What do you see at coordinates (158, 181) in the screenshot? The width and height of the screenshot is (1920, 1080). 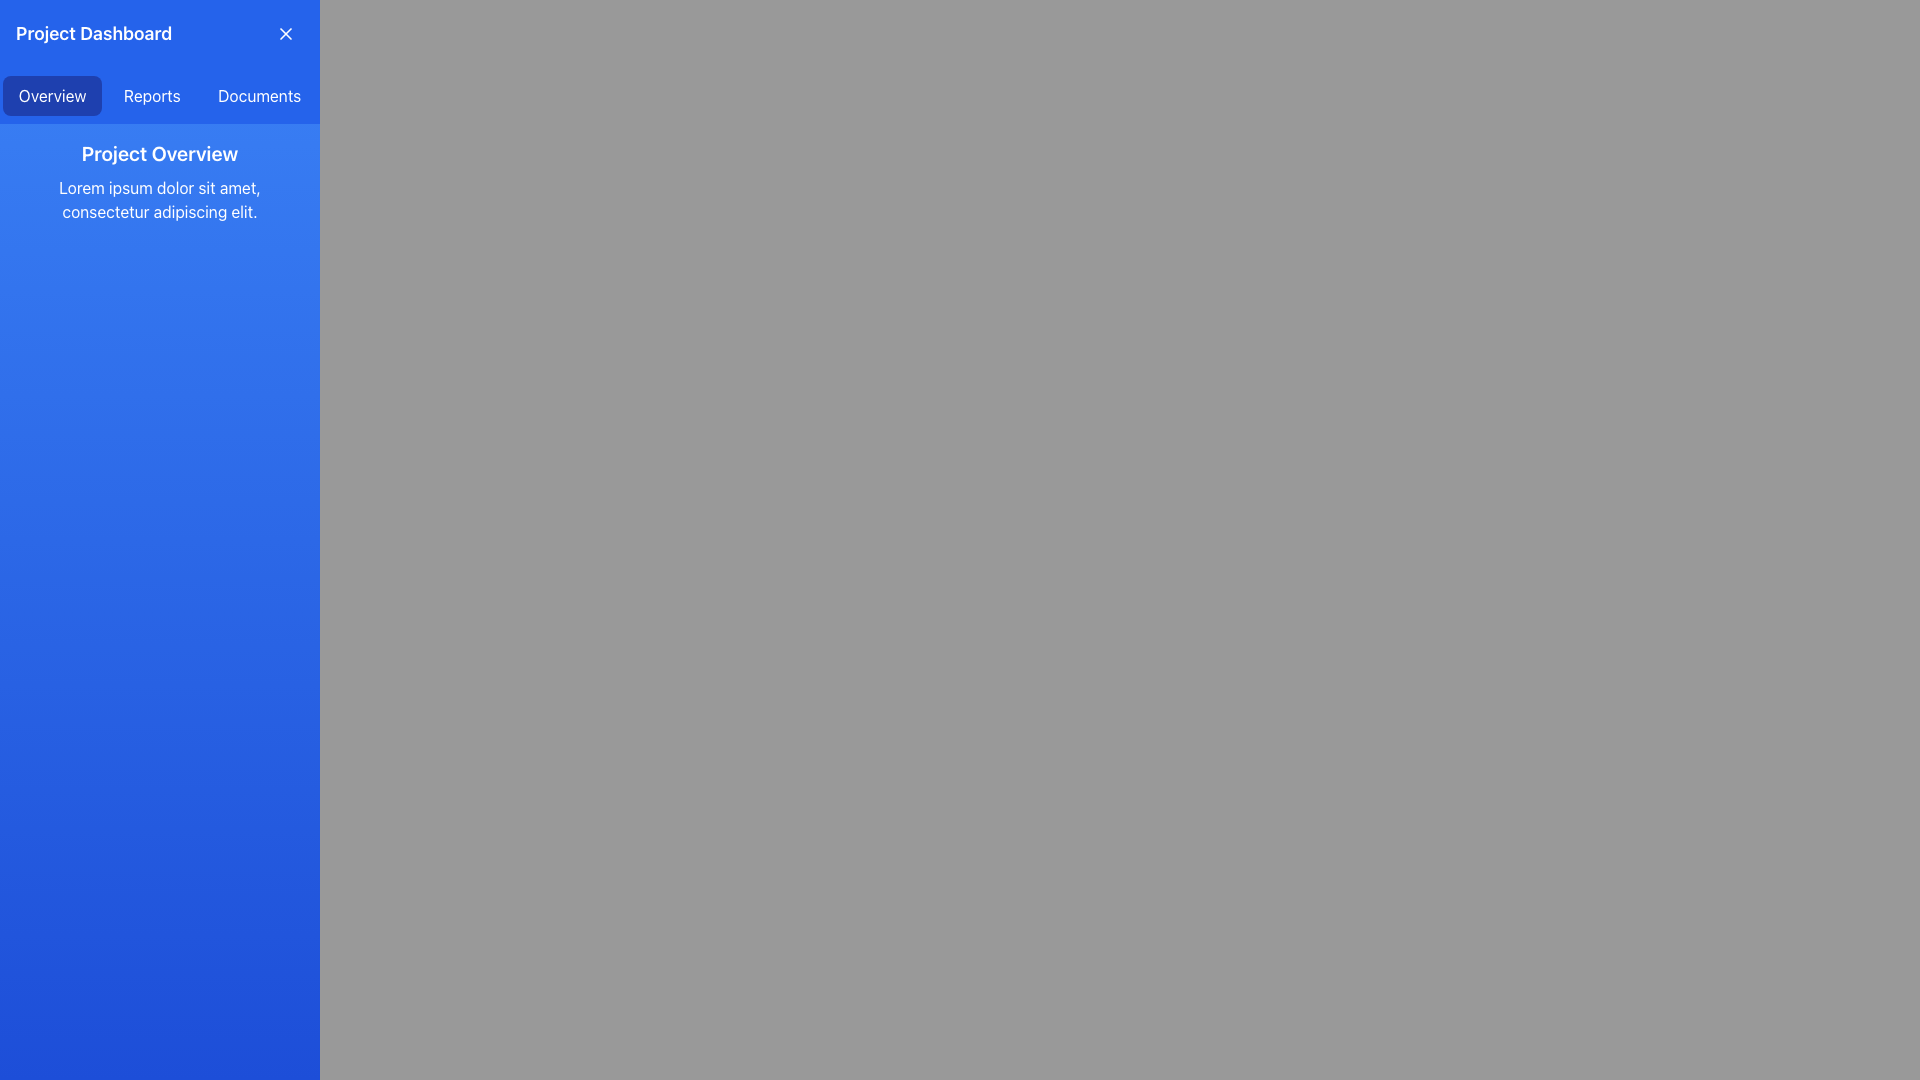 I see `the 'Project Overview' text block, which features a bold title and a paragraph of placeholder text, located directly beneath the sidebar menu tabs` at bounding box center [158, 181].